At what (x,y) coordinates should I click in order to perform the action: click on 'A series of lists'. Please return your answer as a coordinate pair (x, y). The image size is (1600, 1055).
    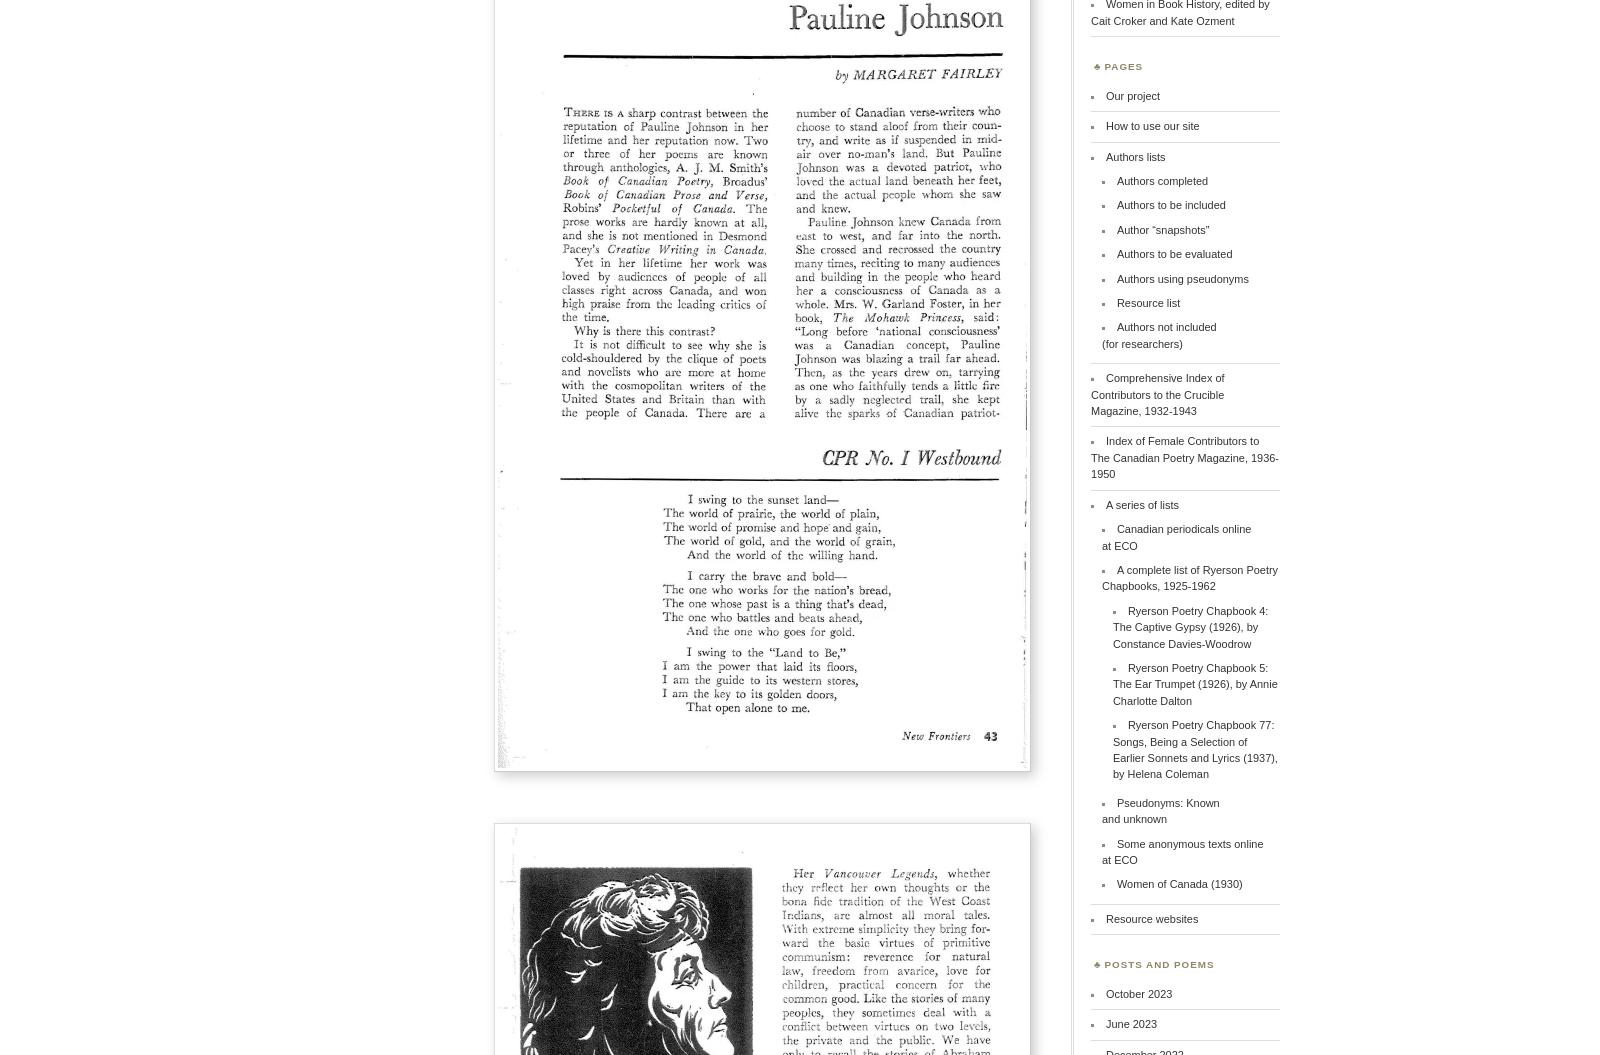
    Looking at the image, I should click on (1141, 503).